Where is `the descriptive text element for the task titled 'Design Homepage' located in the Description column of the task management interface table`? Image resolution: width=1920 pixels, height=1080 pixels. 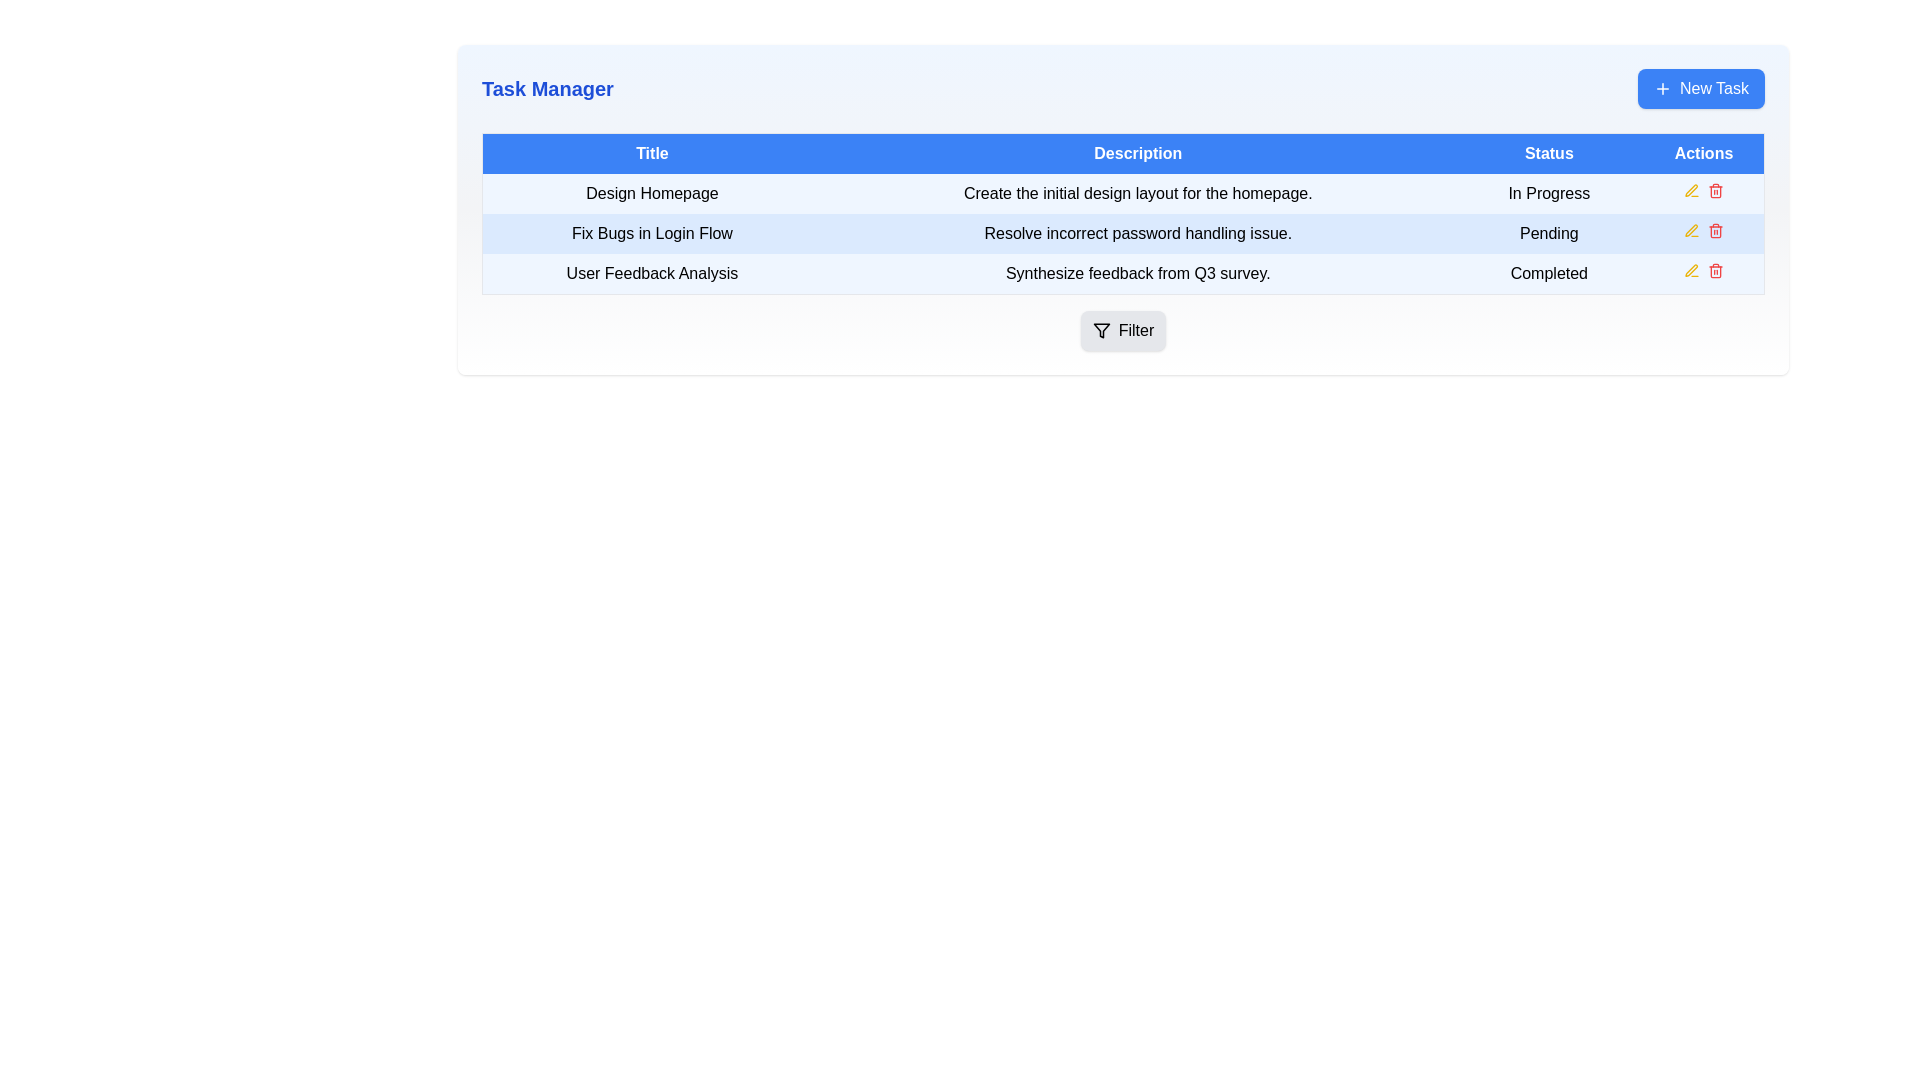
the descriptive text element for the task titled 'Design Homepage' located in the Description column of the task management interface table is located at coordinates (1138, 193).